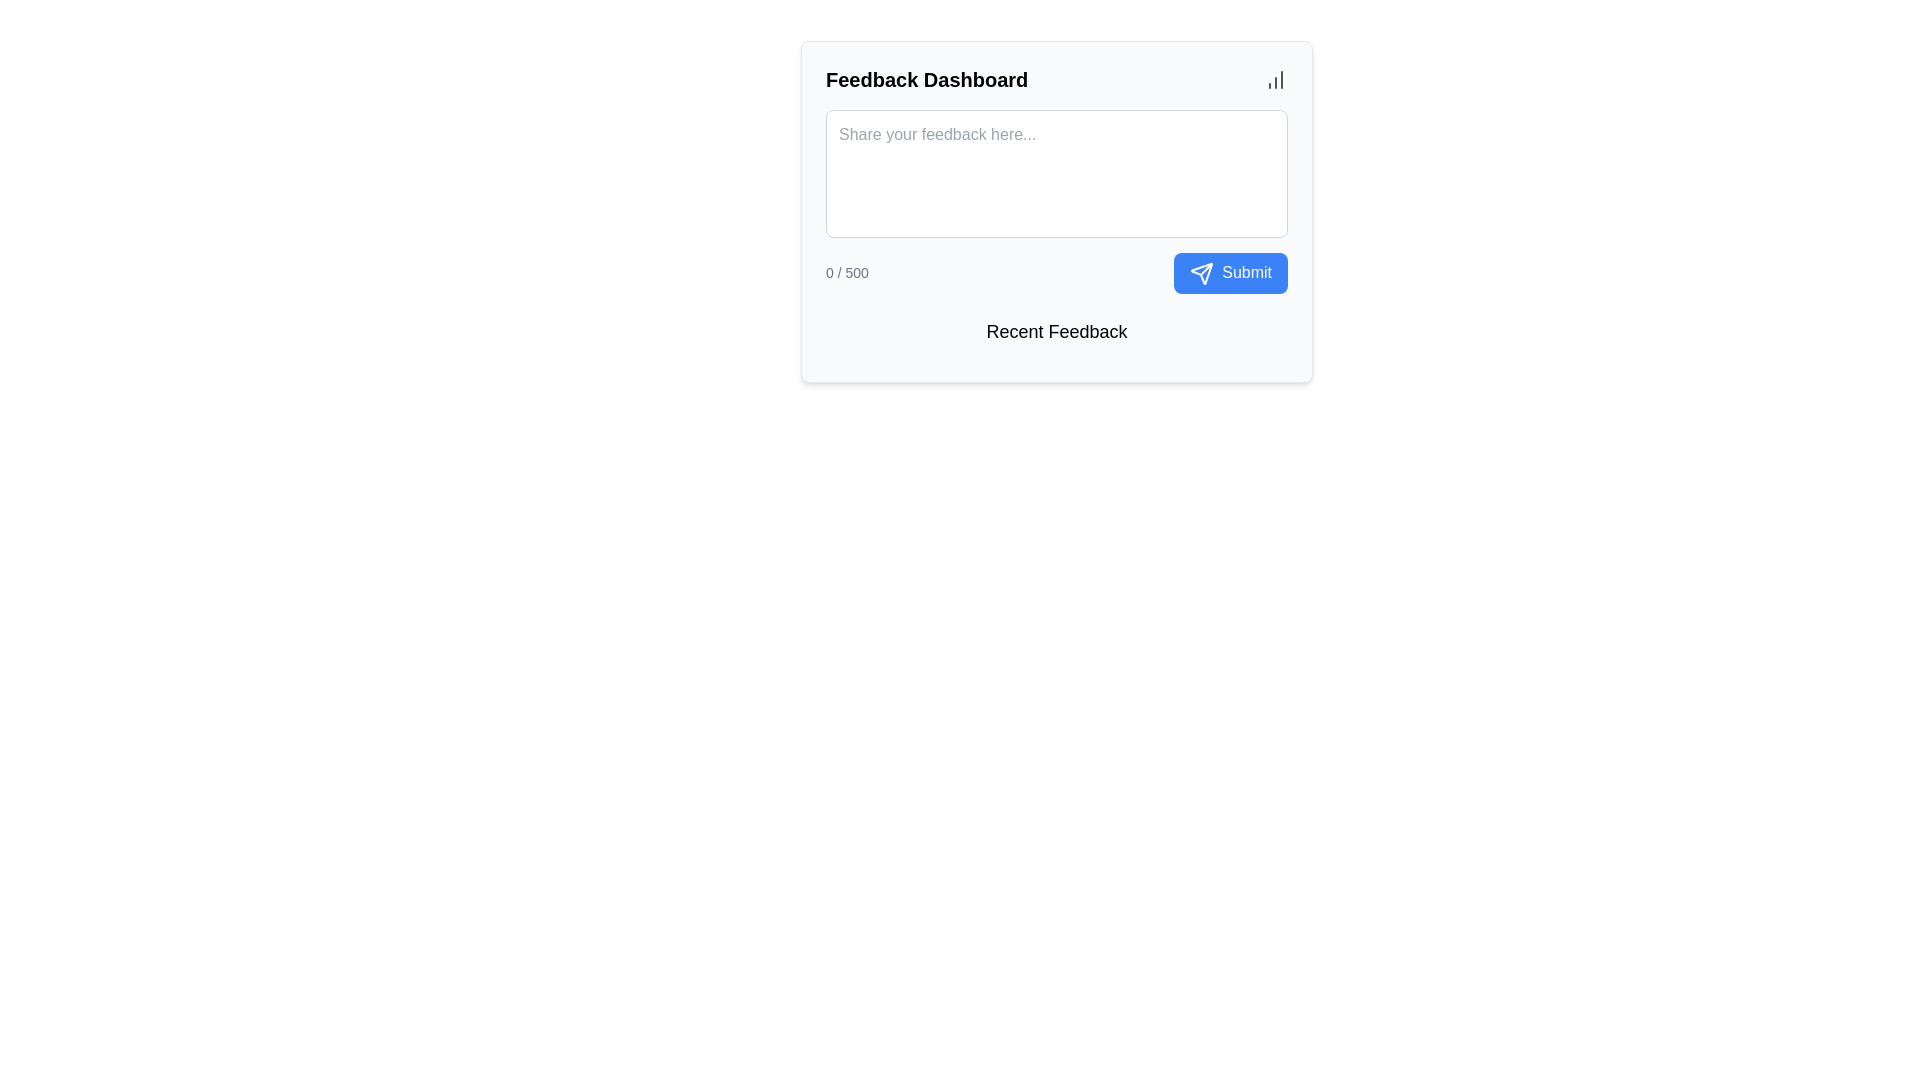  Describe the element at coordinates (1275, 79) in the screenshot. I see `the icon button located at the top-right corner of the 'Feedback Dashboard' section` at that location.